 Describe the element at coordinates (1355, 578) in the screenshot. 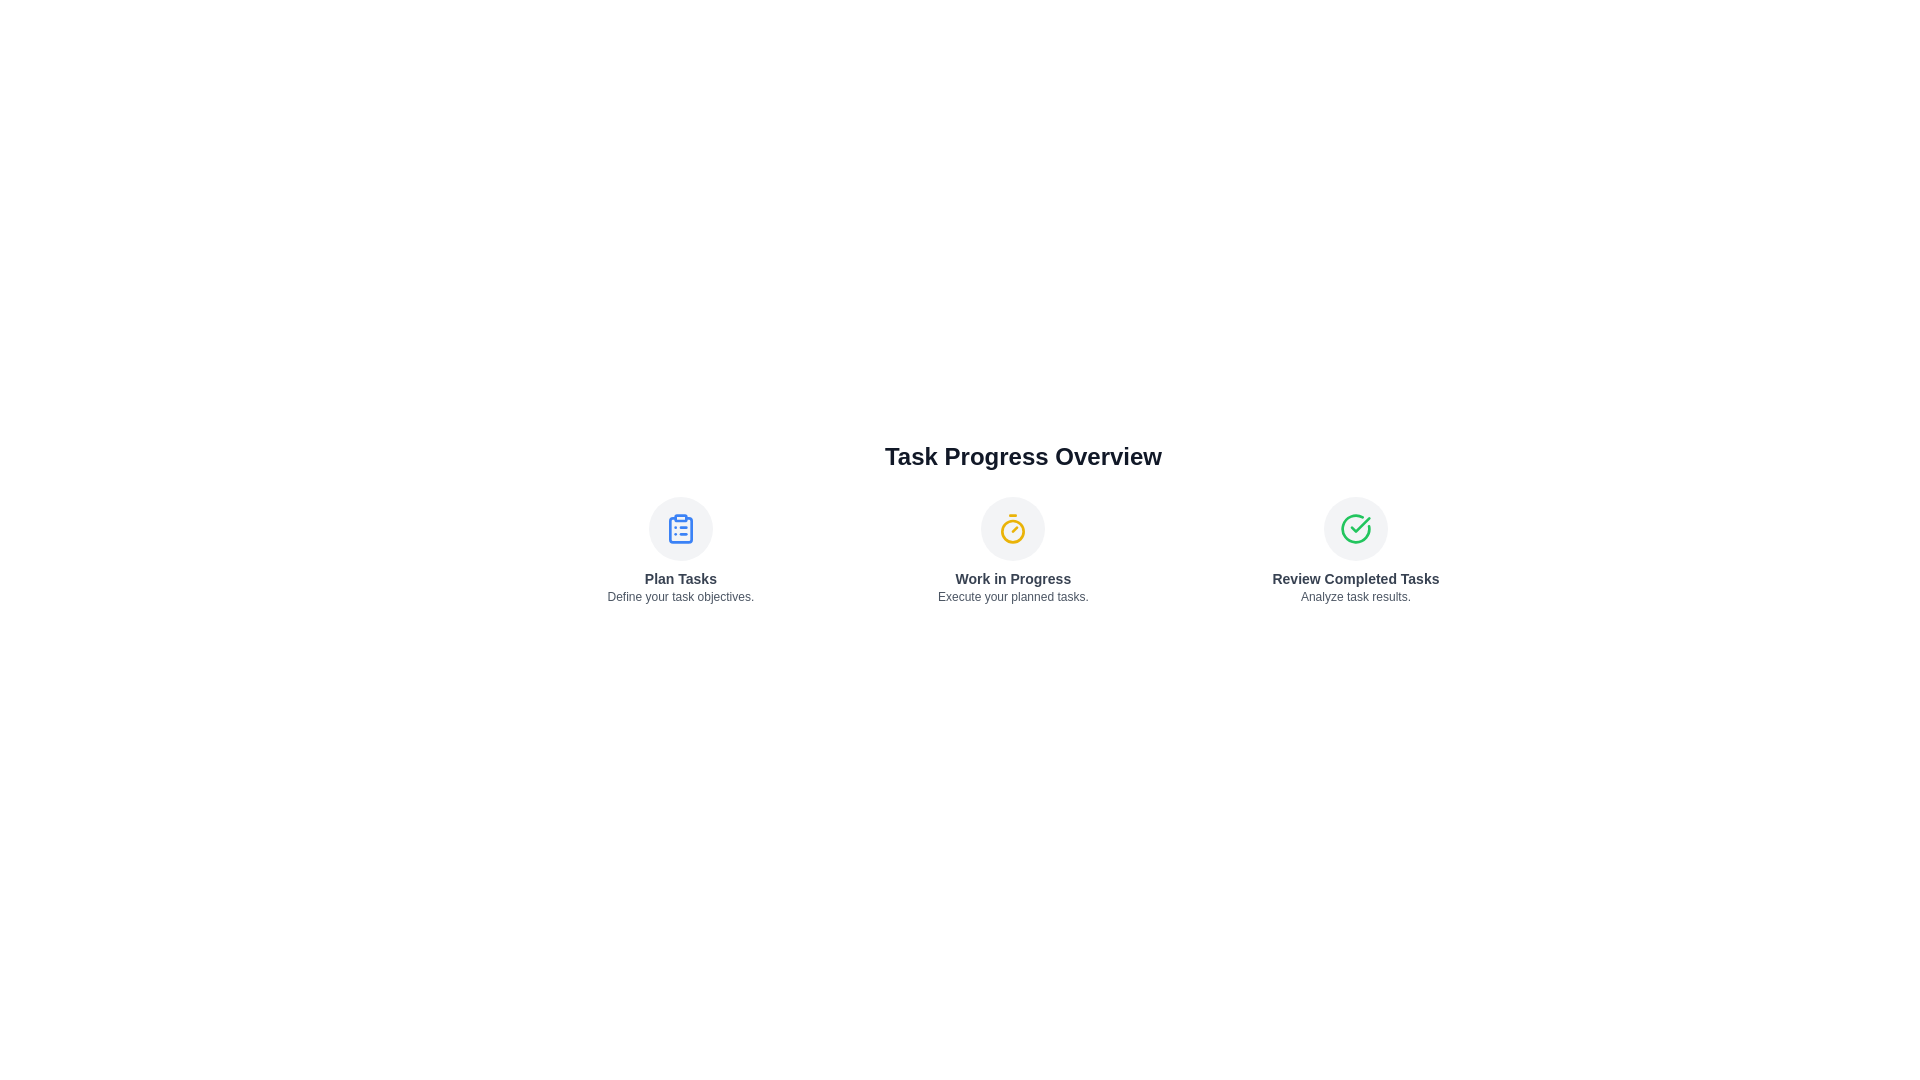

I see `the text of the step titled 'Review Completed Tasks'` at that location.